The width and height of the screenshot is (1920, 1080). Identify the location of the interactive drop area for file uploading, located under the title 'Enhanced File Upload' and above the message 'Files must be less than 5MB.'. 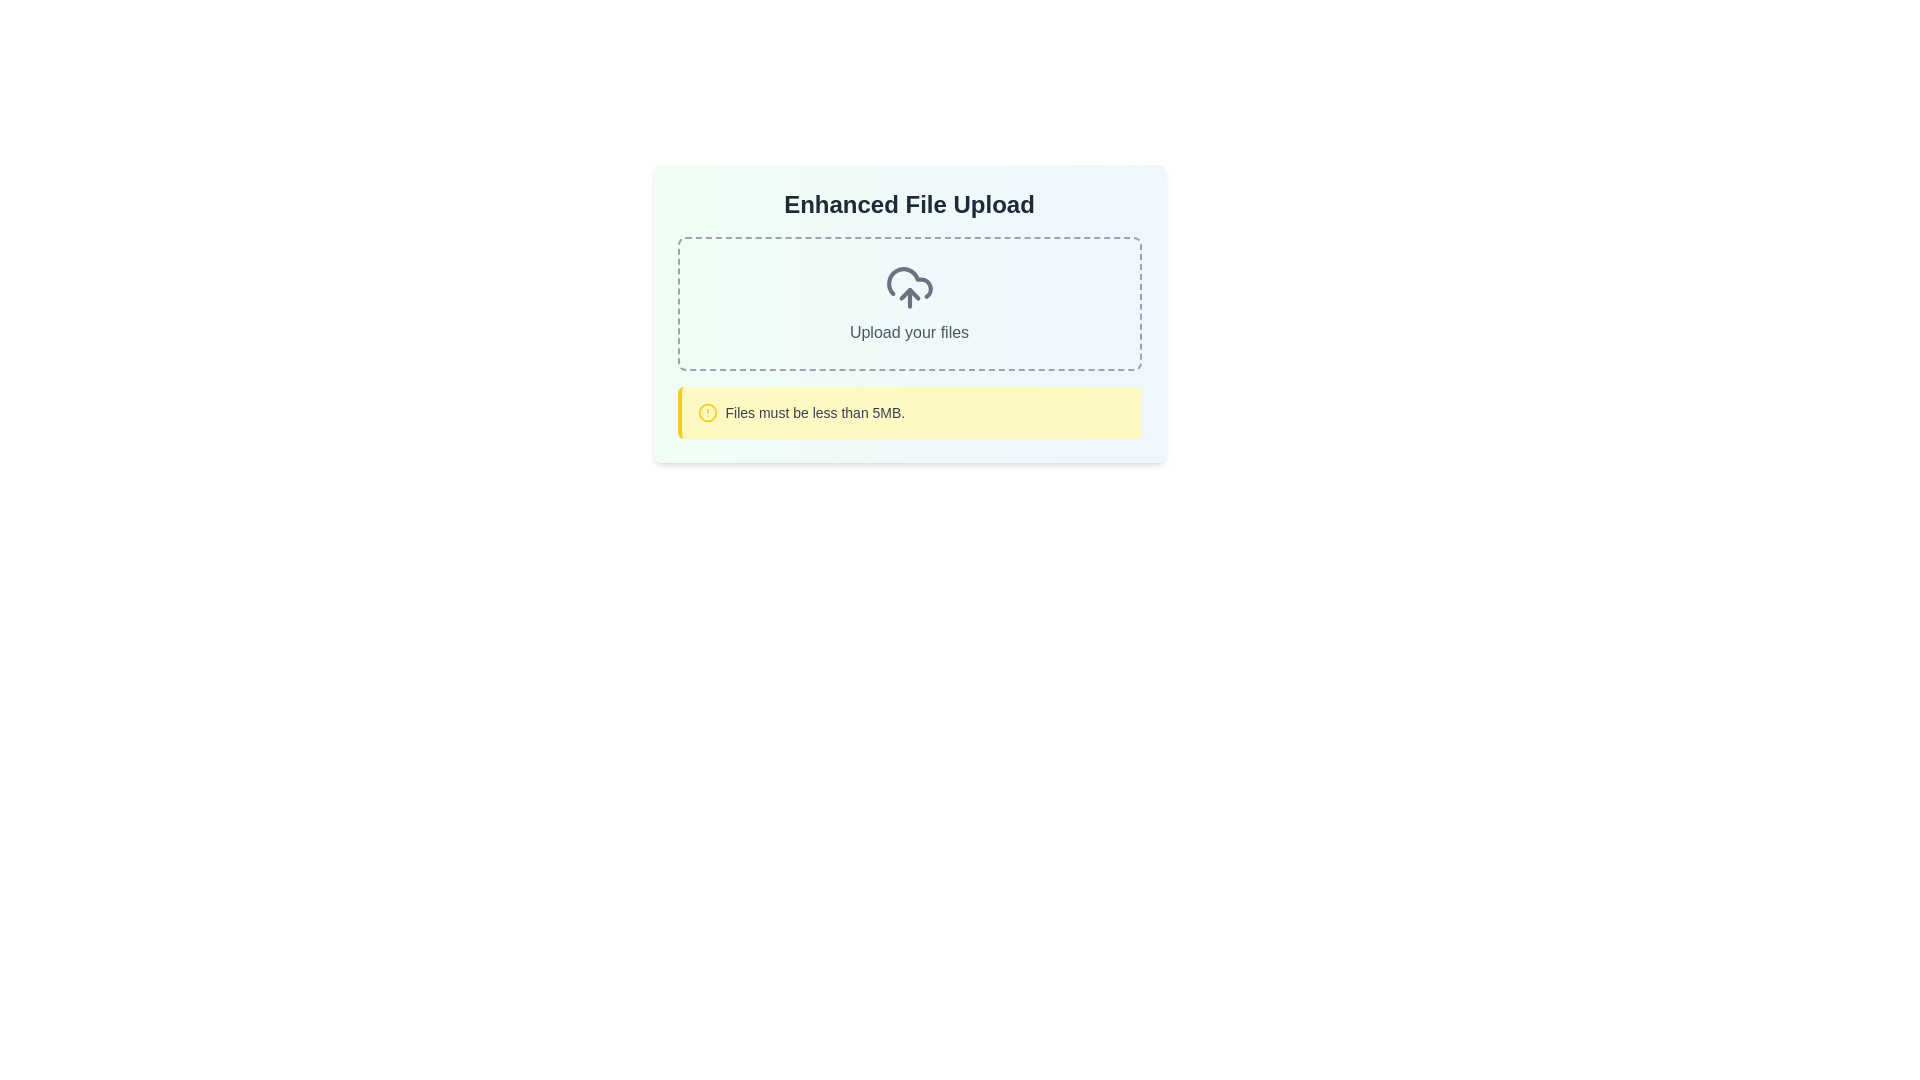
(908, 304).